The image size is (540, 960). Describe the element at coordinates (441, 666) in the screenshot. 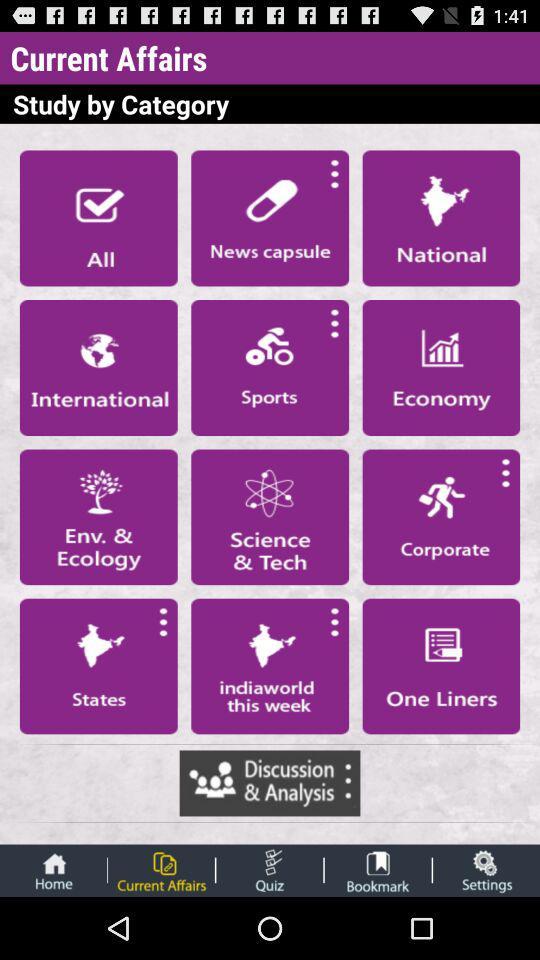

I see `one line current affairs` at that location.